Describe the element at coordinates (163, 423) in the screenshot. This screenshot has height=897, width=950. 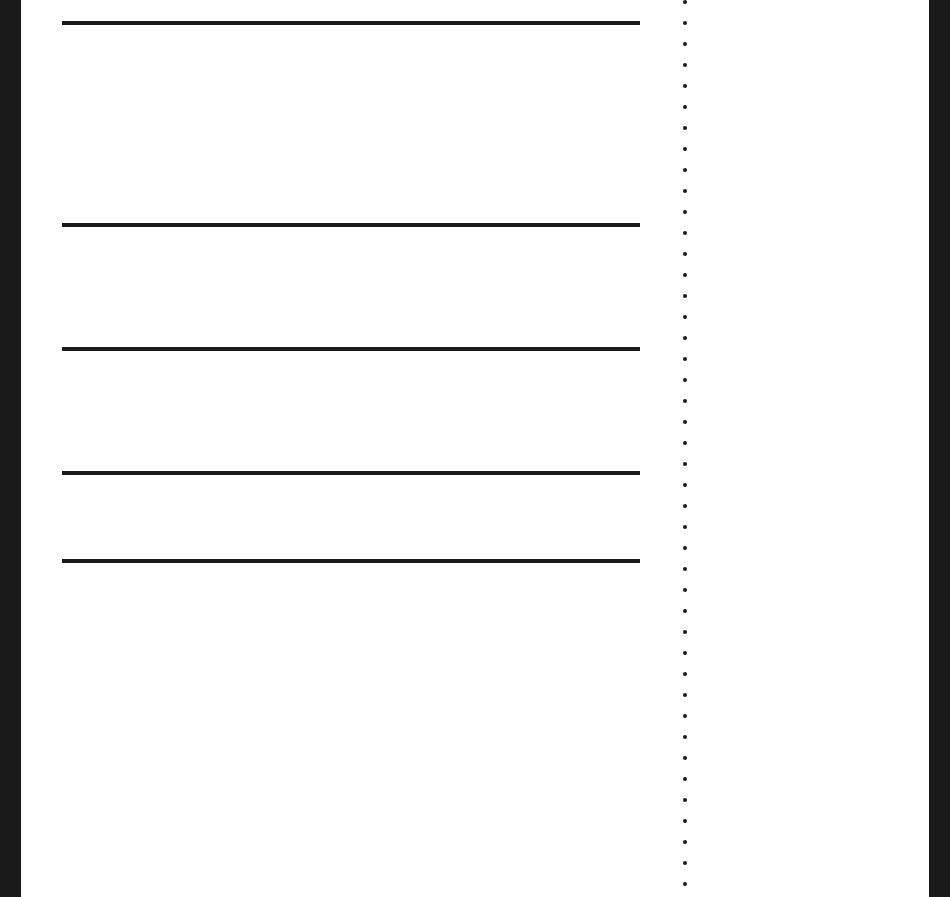
I see `'Admonishment'` at that location.